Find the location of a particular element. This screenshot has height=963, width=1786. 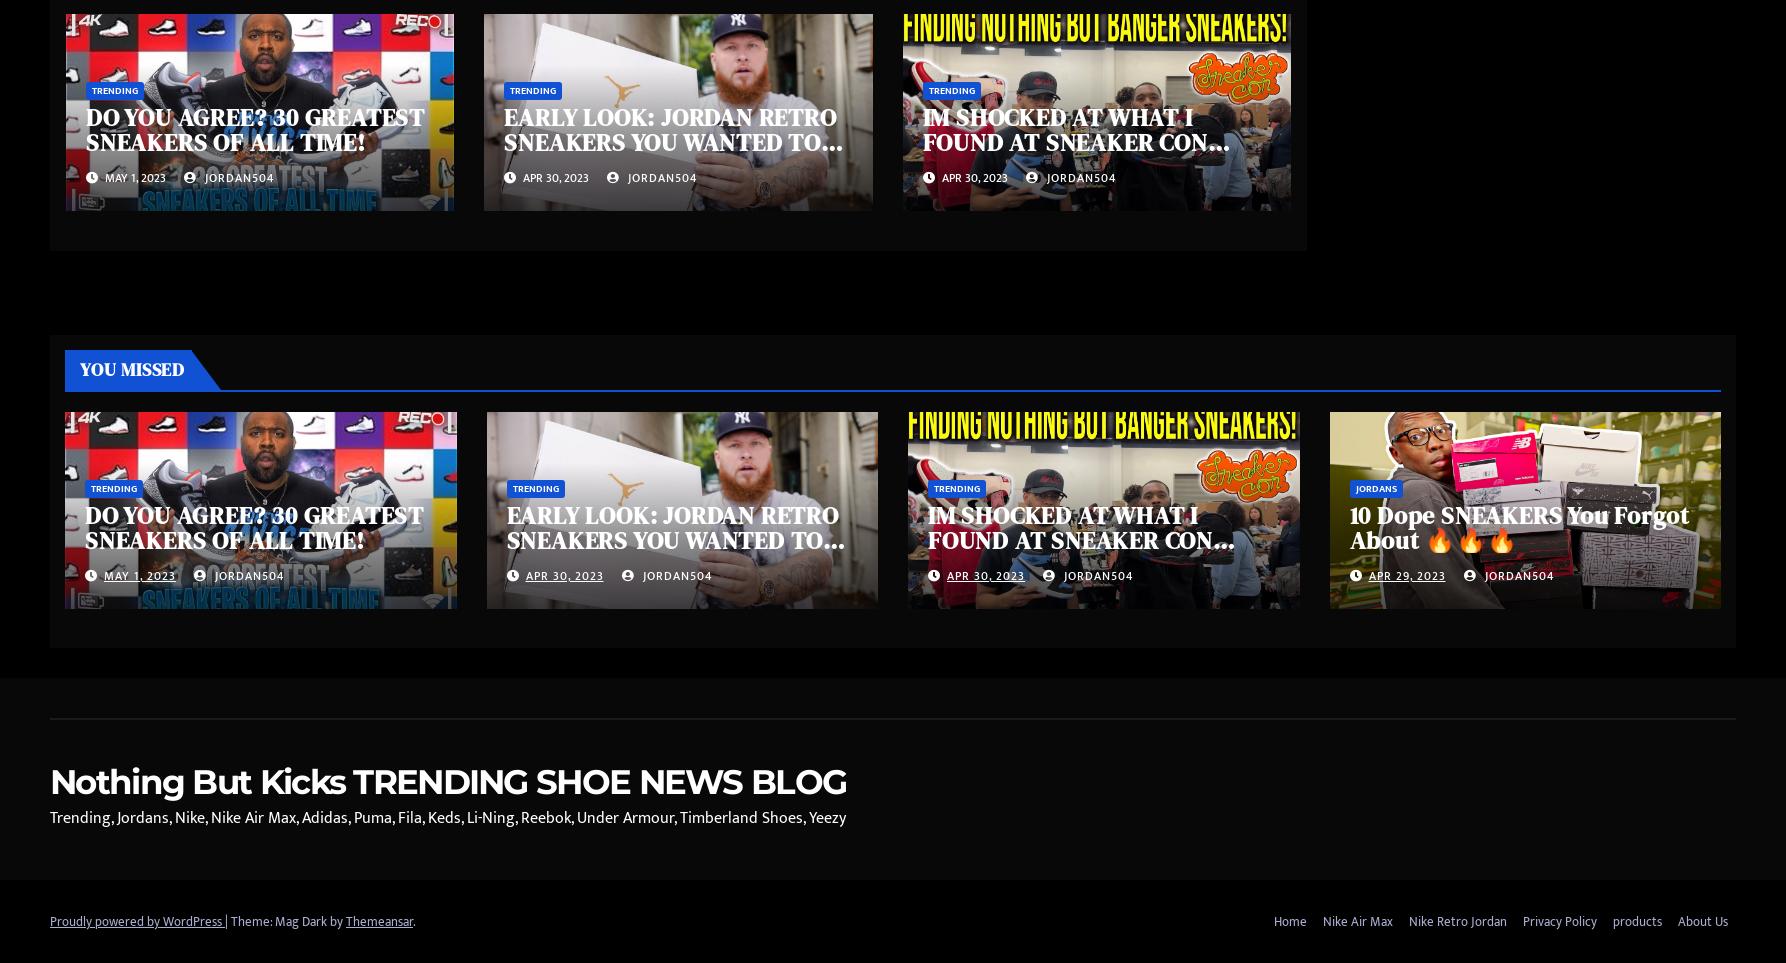

'products' is located at coordinates (1637, 921).